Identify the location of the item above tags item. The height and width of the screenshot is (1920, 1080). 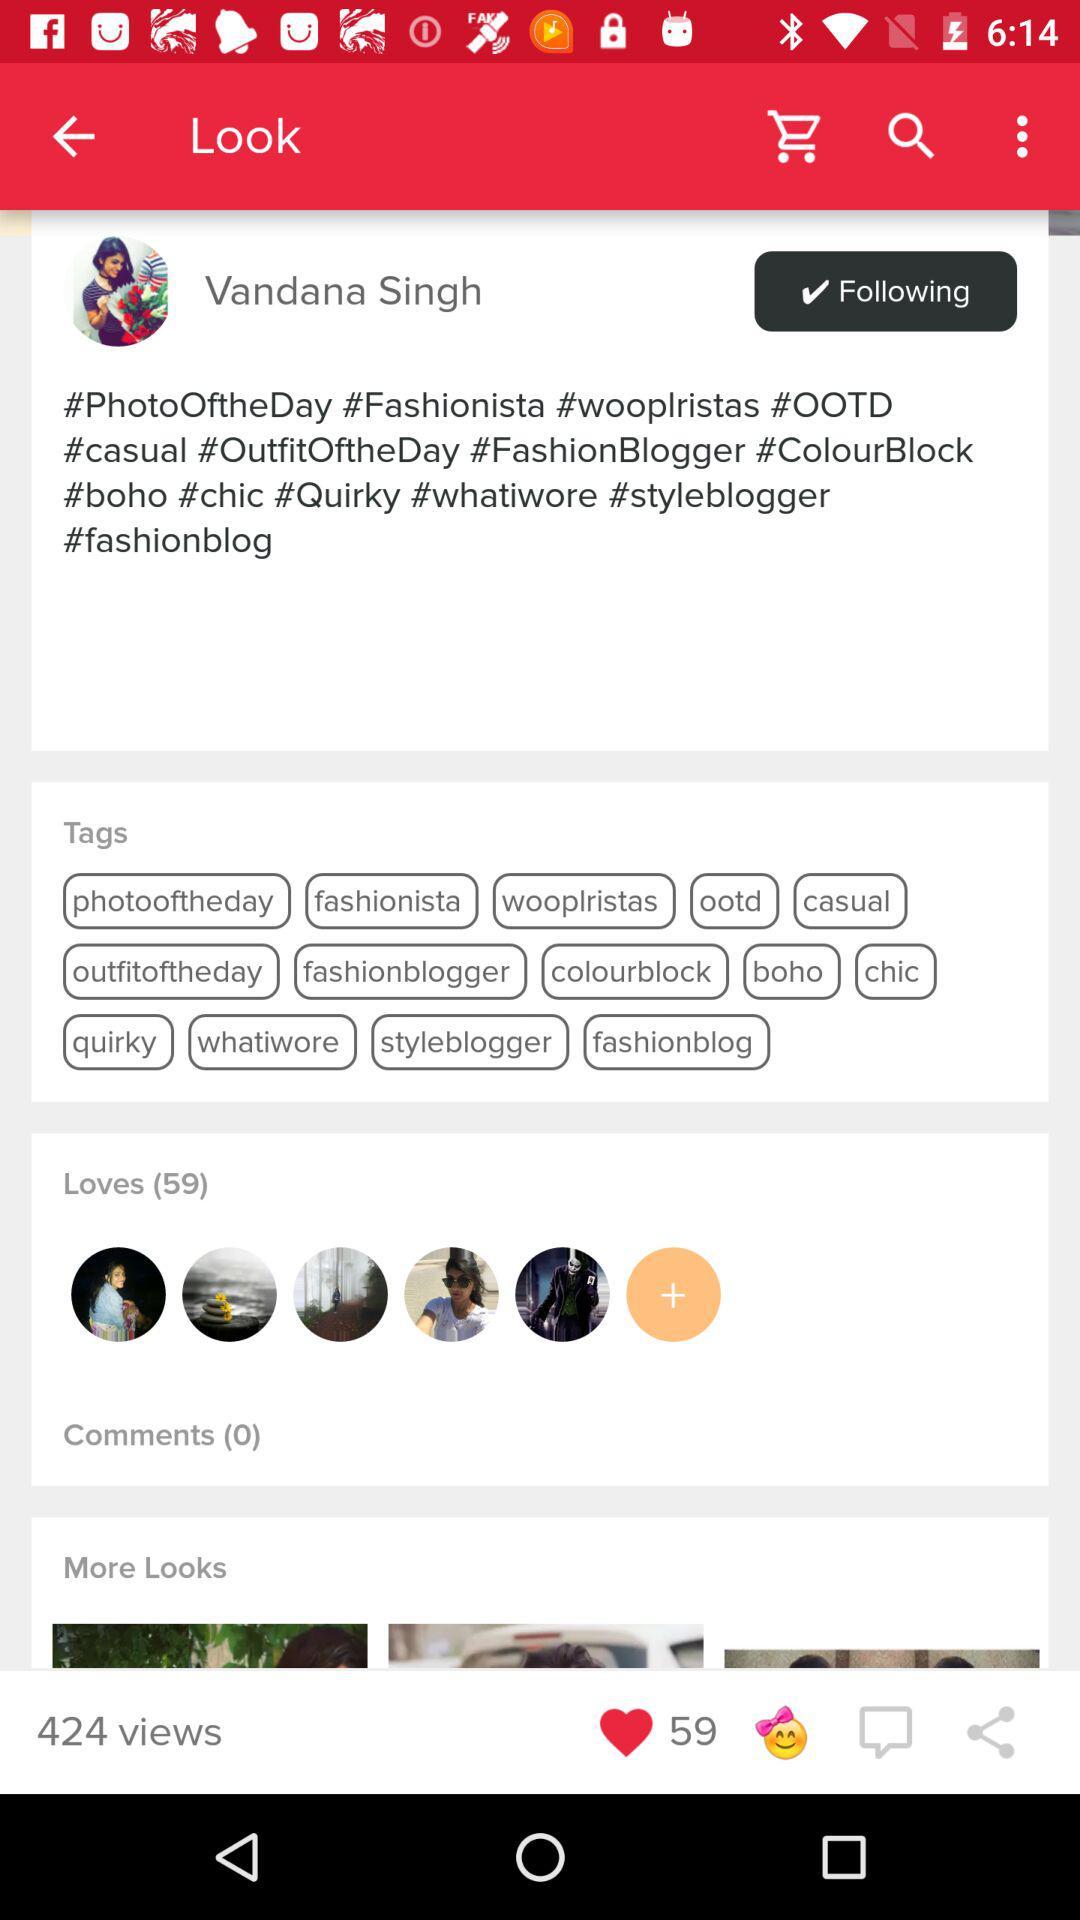
(540, 471).